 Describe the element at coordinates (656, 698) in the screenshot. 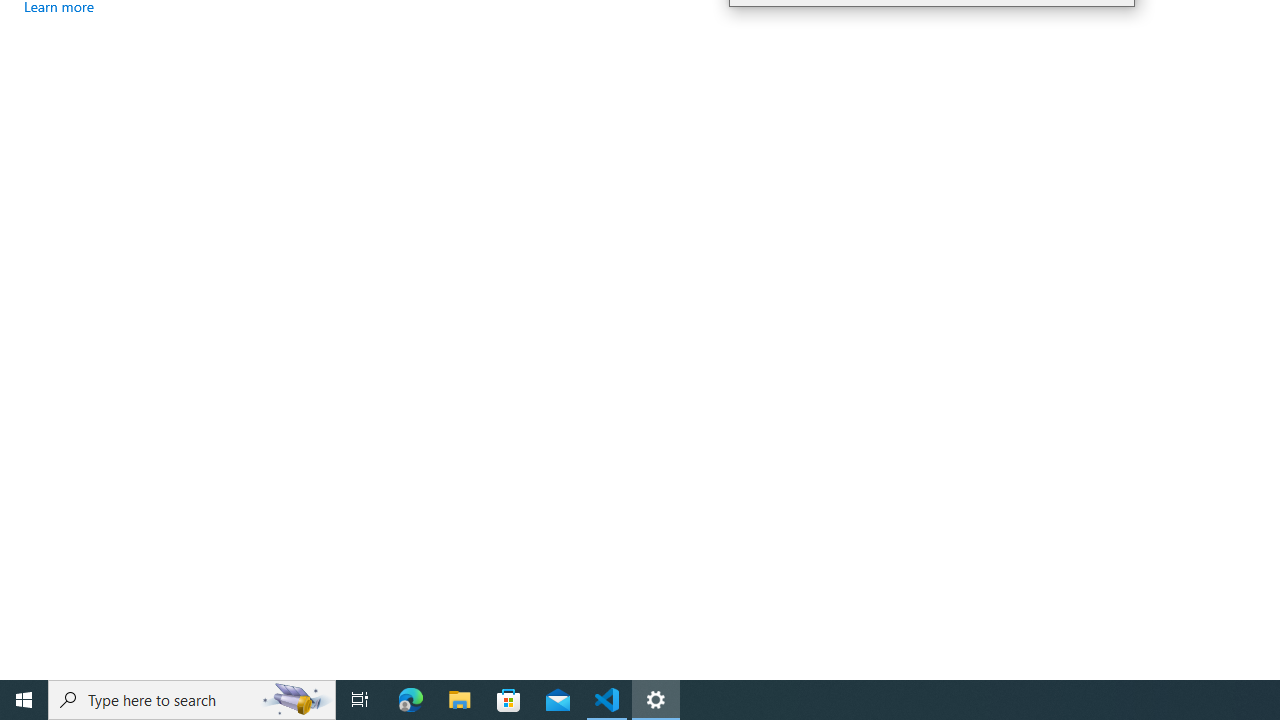

I see `'Settings - 1 running window'` at that location.